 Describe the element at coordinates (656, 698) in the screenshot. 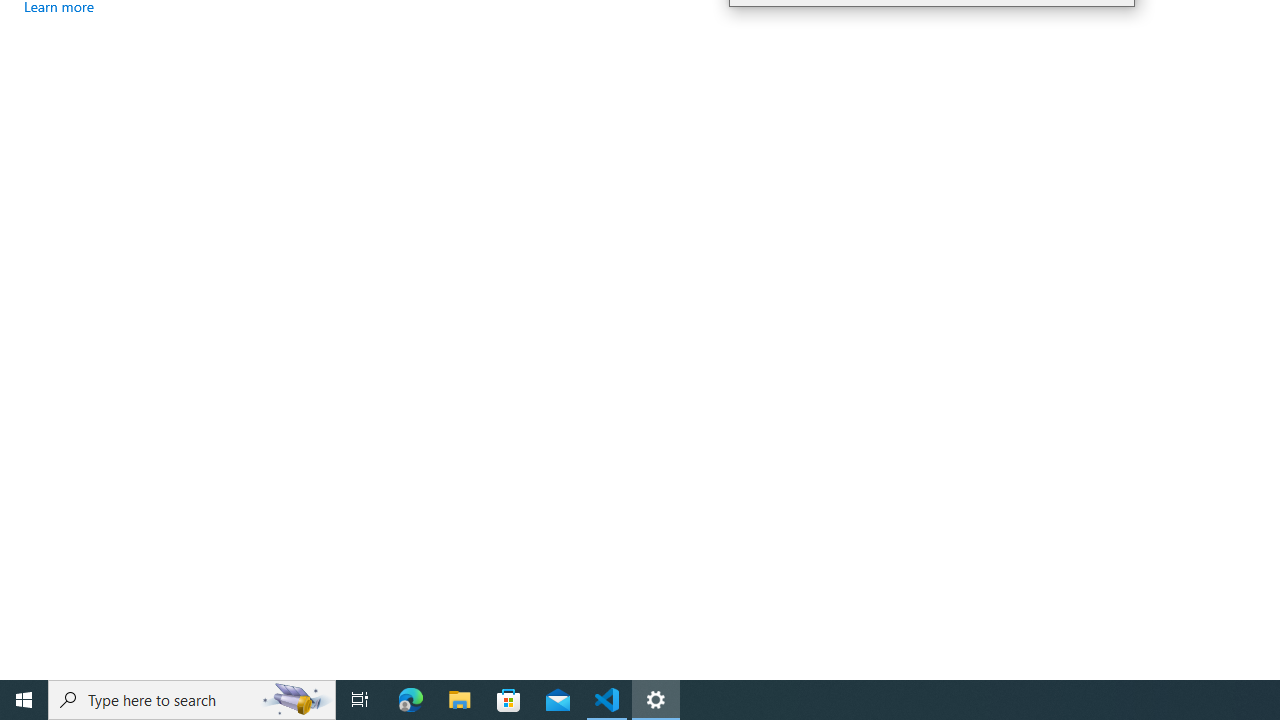

I see `'Settings - 1 running window'` at that location.